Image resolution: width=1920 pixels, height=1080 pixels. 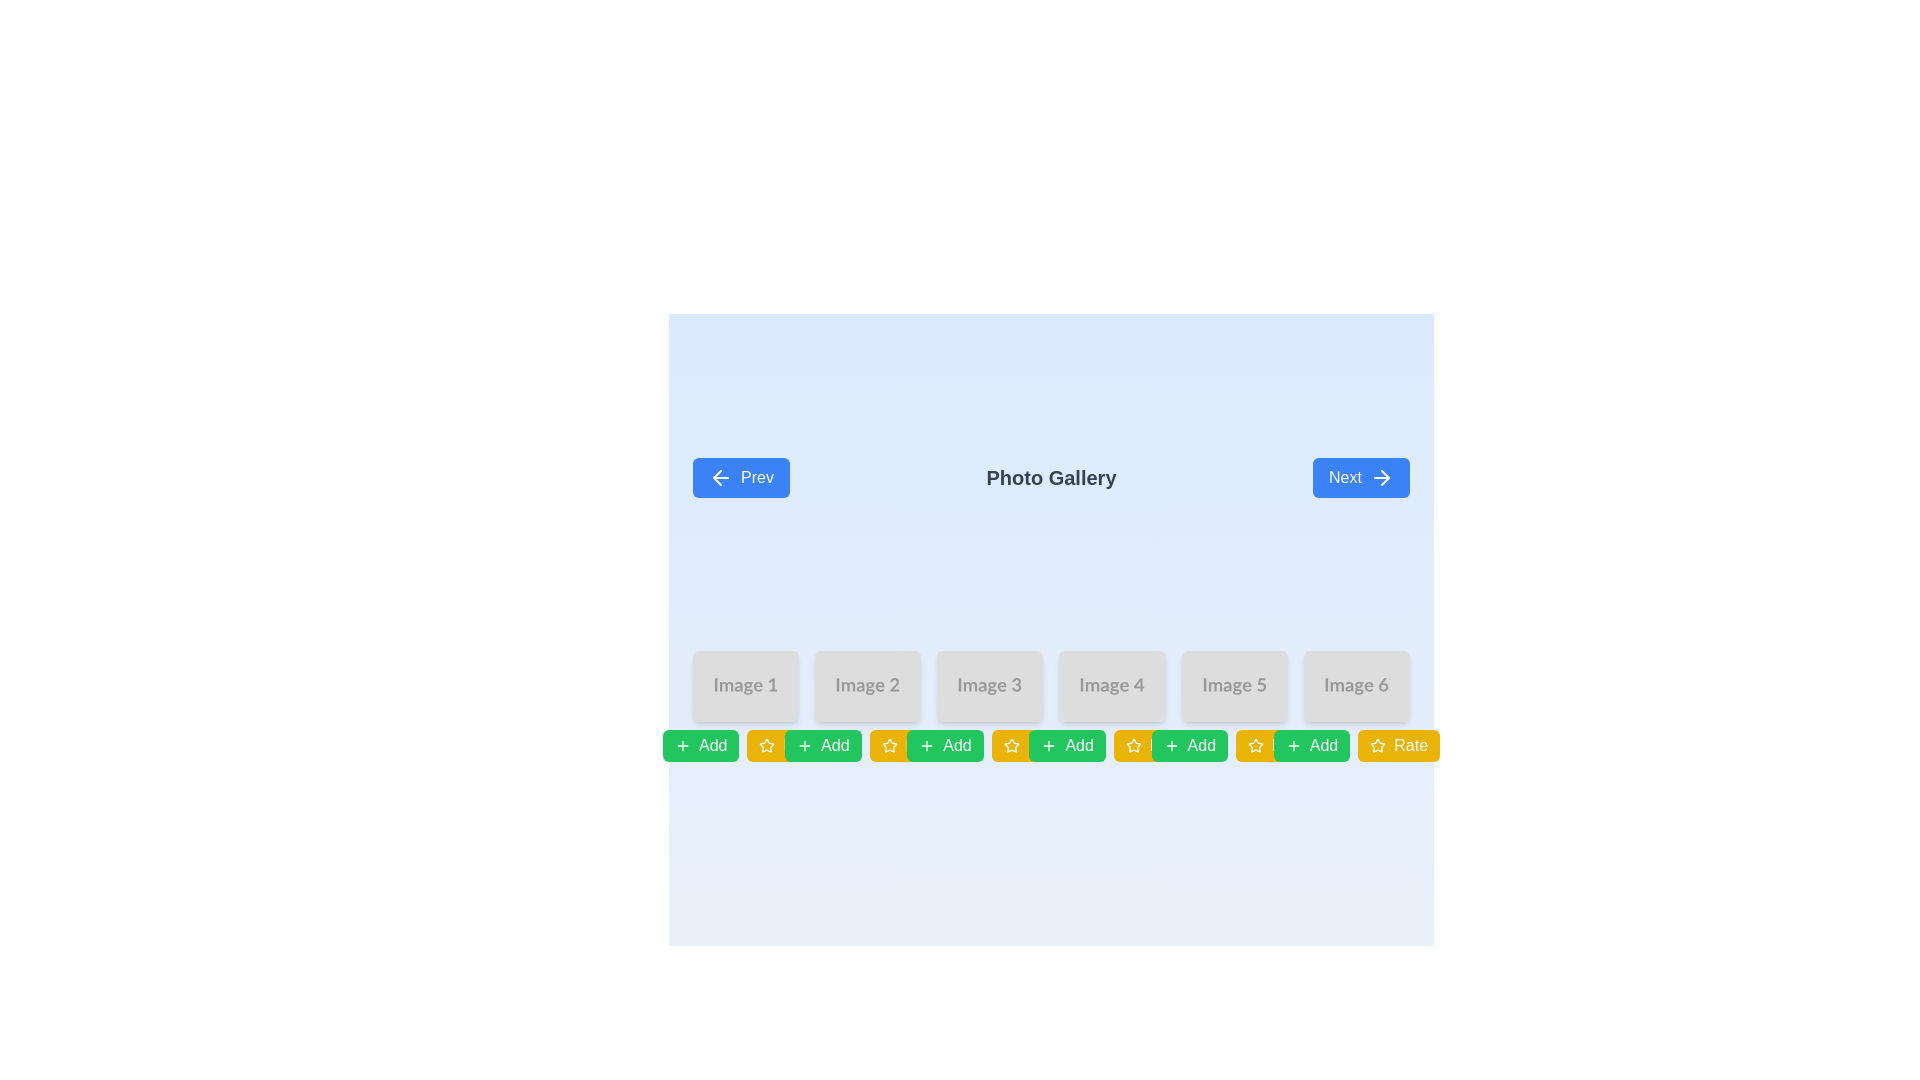 What do you see at coordinates (740, 478) in the screenshot?
I see `the blue 'Prev' button with a left arrow icon` at bounding box center [740, 478].